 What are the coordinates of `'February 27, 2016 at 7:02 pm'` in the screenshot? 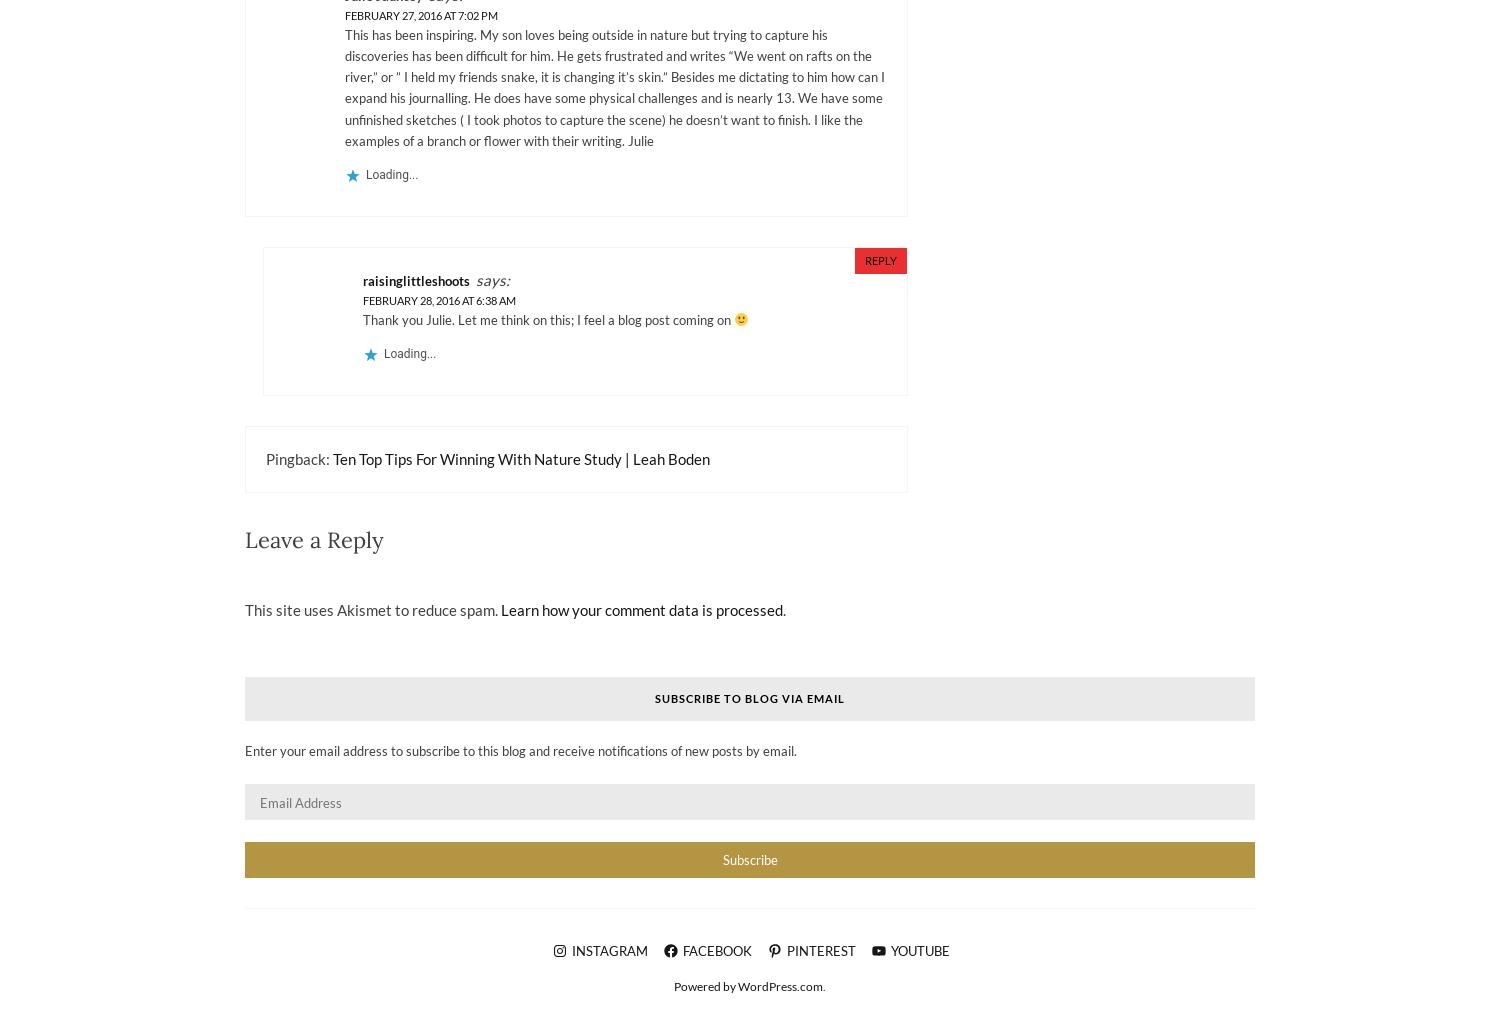 It's located at (421, 14).